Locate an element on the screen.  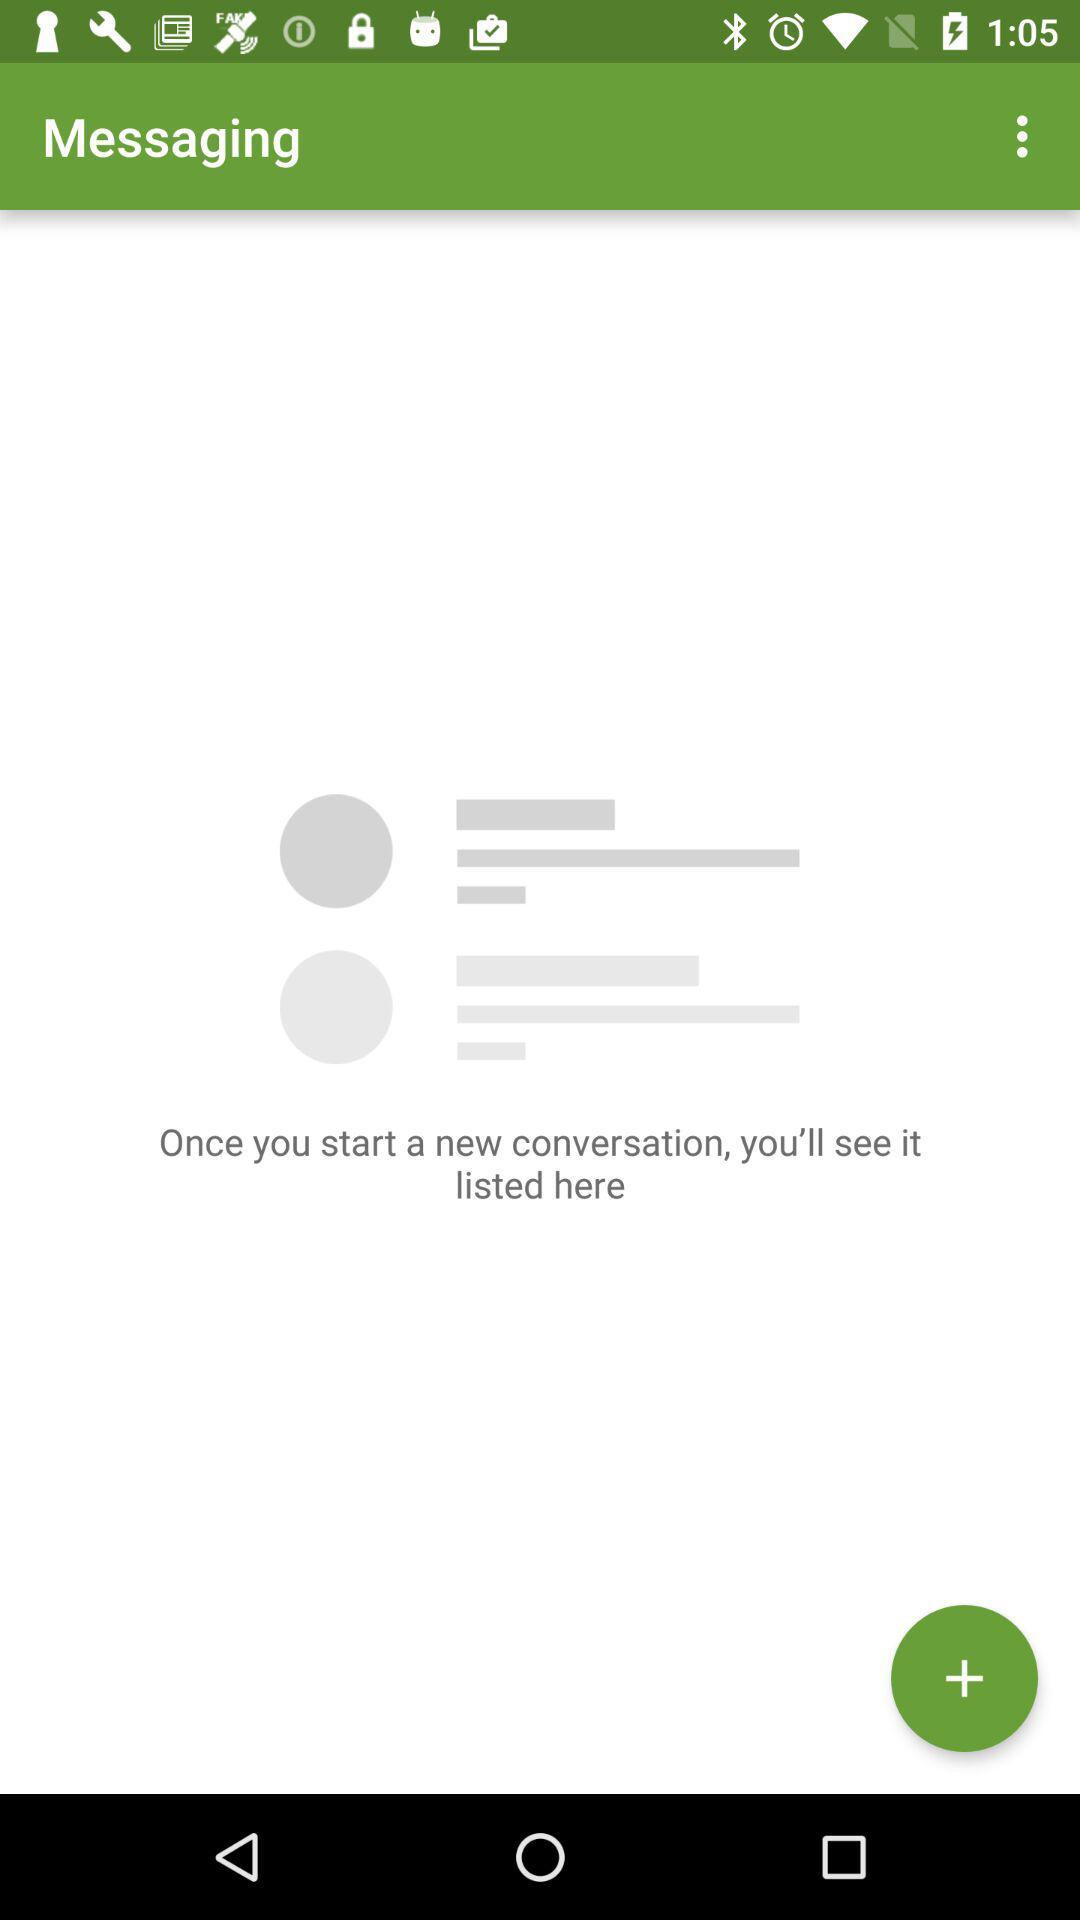
the item to the right of messaging item is located at coordinates (1027, 135).